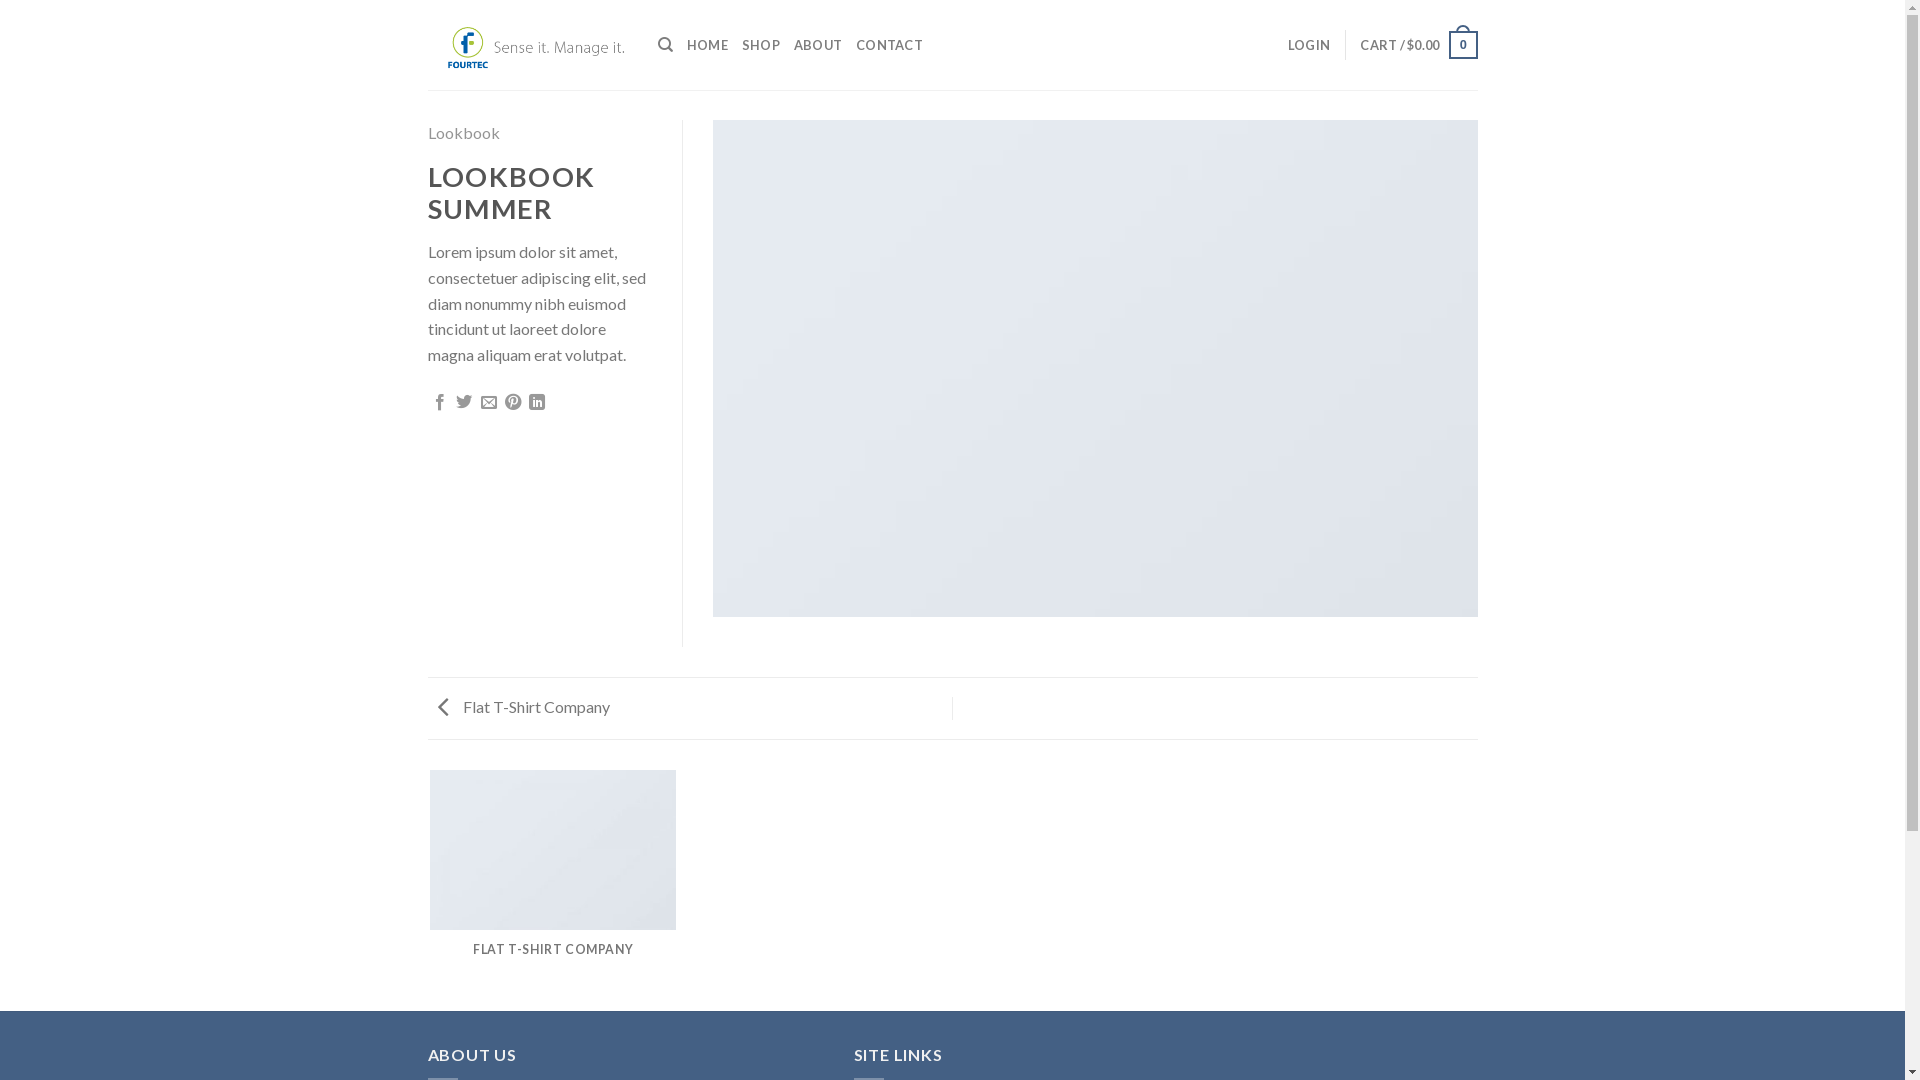 Image resolution: width=1920 pixels, height=1080 pixels. What do you see at coordinates (513, 402) in the screenshot?
I see `'Pin on Pinterest'` at bounding box center [513, 402].